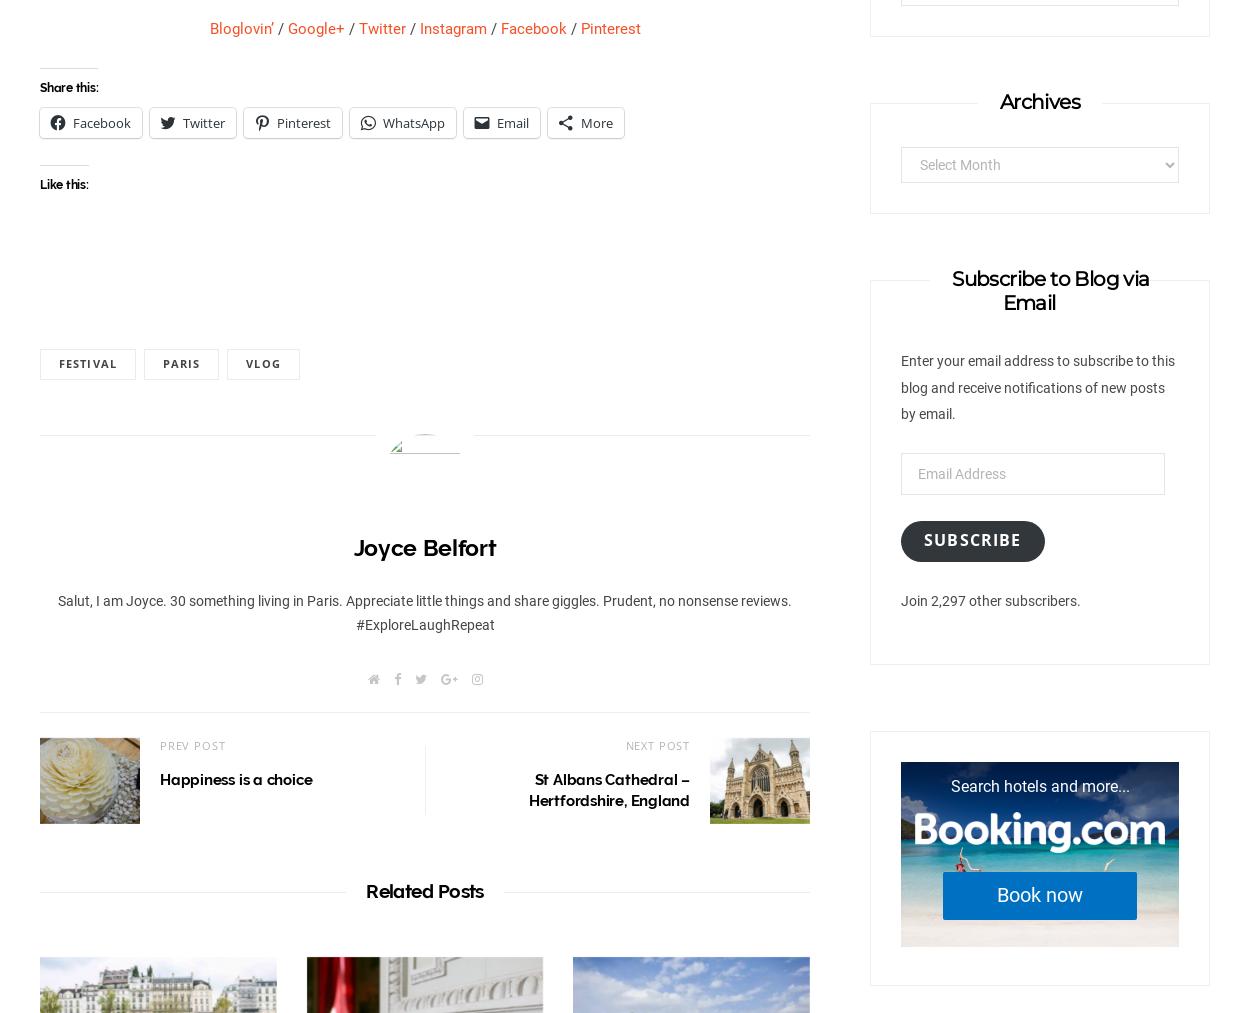 The width and height of the screenshot is (1250, 1013). I want to click on 'Happiness is a choice', so click(235, 780).